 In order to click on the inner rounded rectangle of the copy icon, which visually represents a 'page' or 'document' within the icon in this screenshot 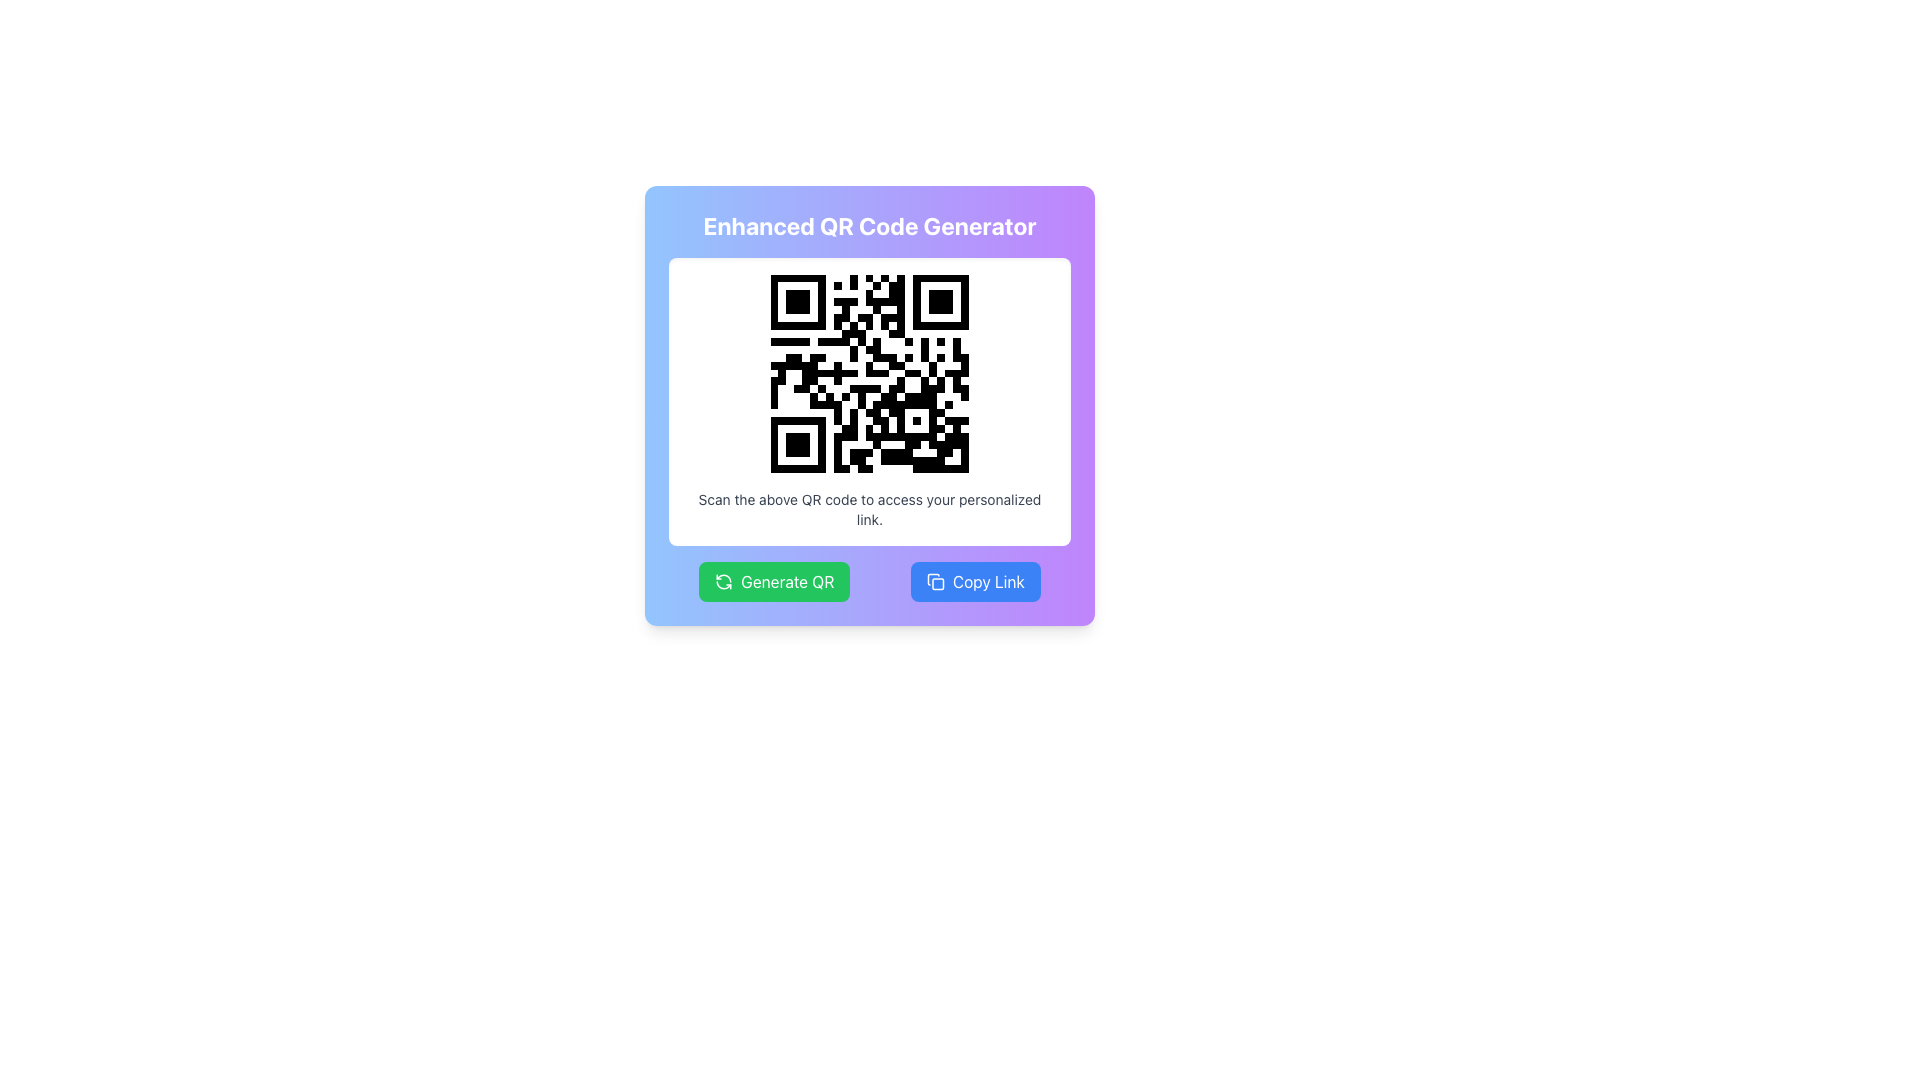, I will do `click(937, 584)`.